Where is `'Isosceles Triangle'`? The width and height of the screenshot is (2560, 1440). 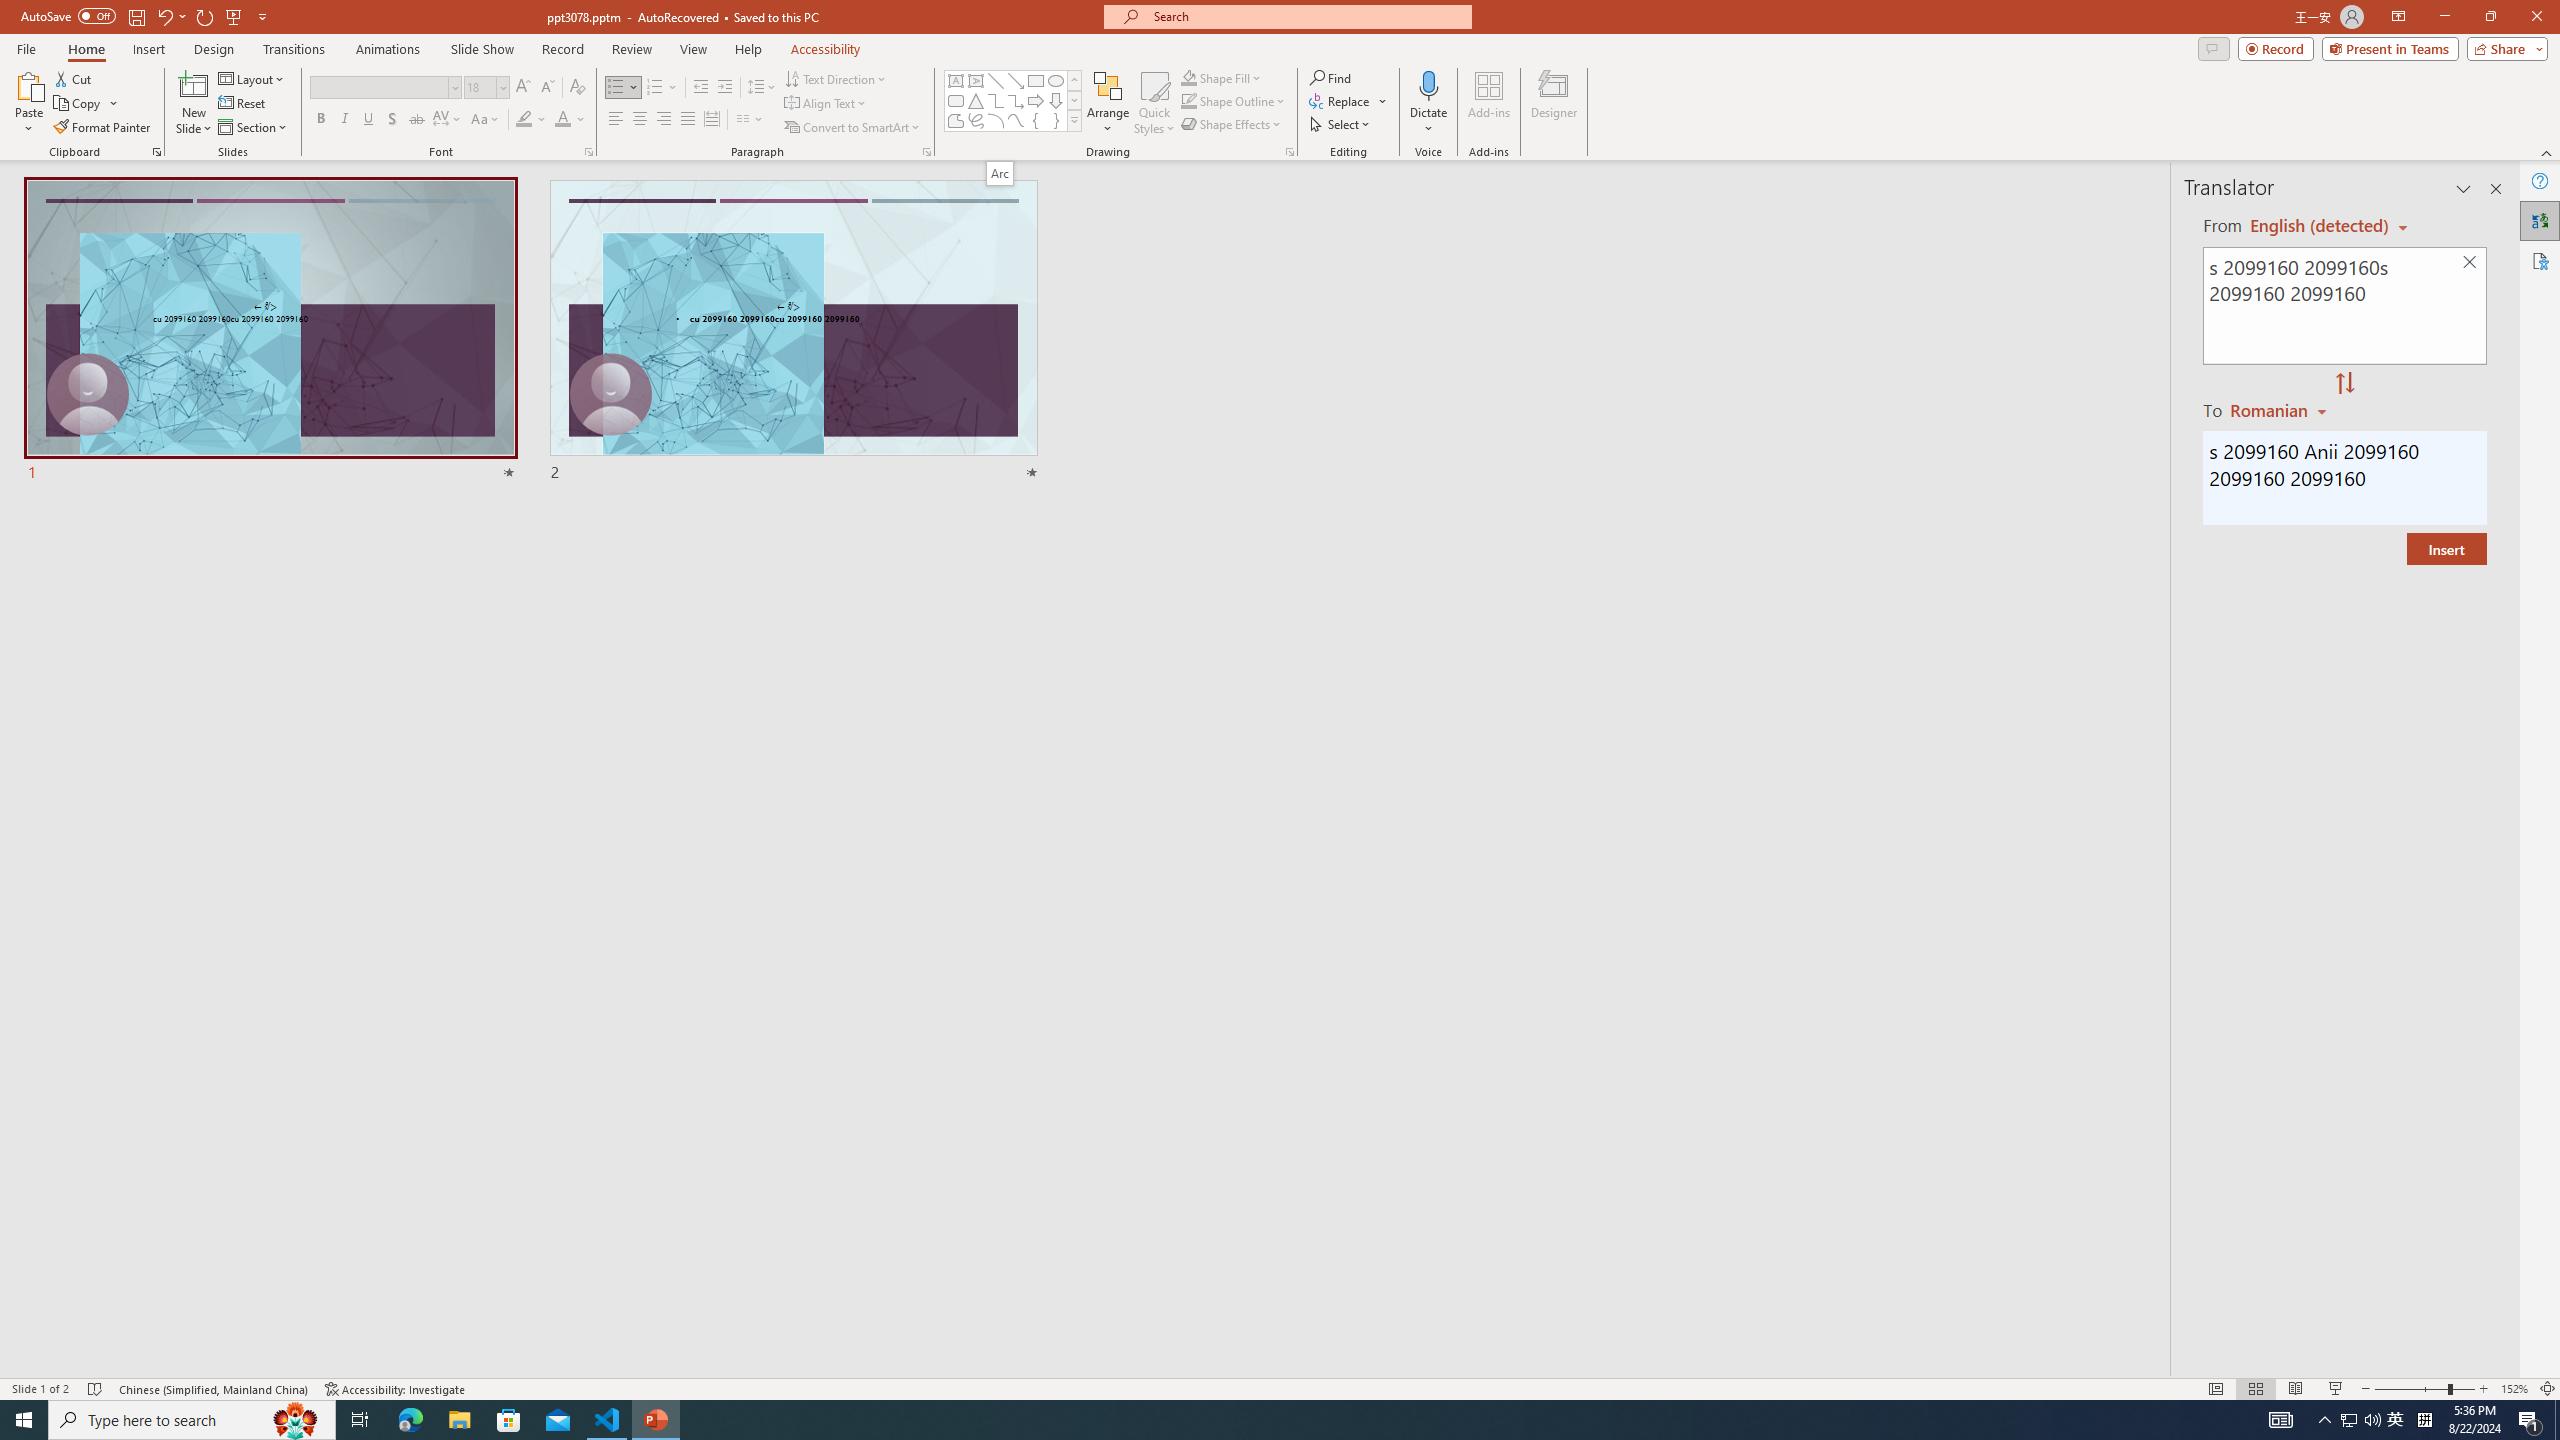
'Isosceles Triangle' is located at coordinates (974, 99).